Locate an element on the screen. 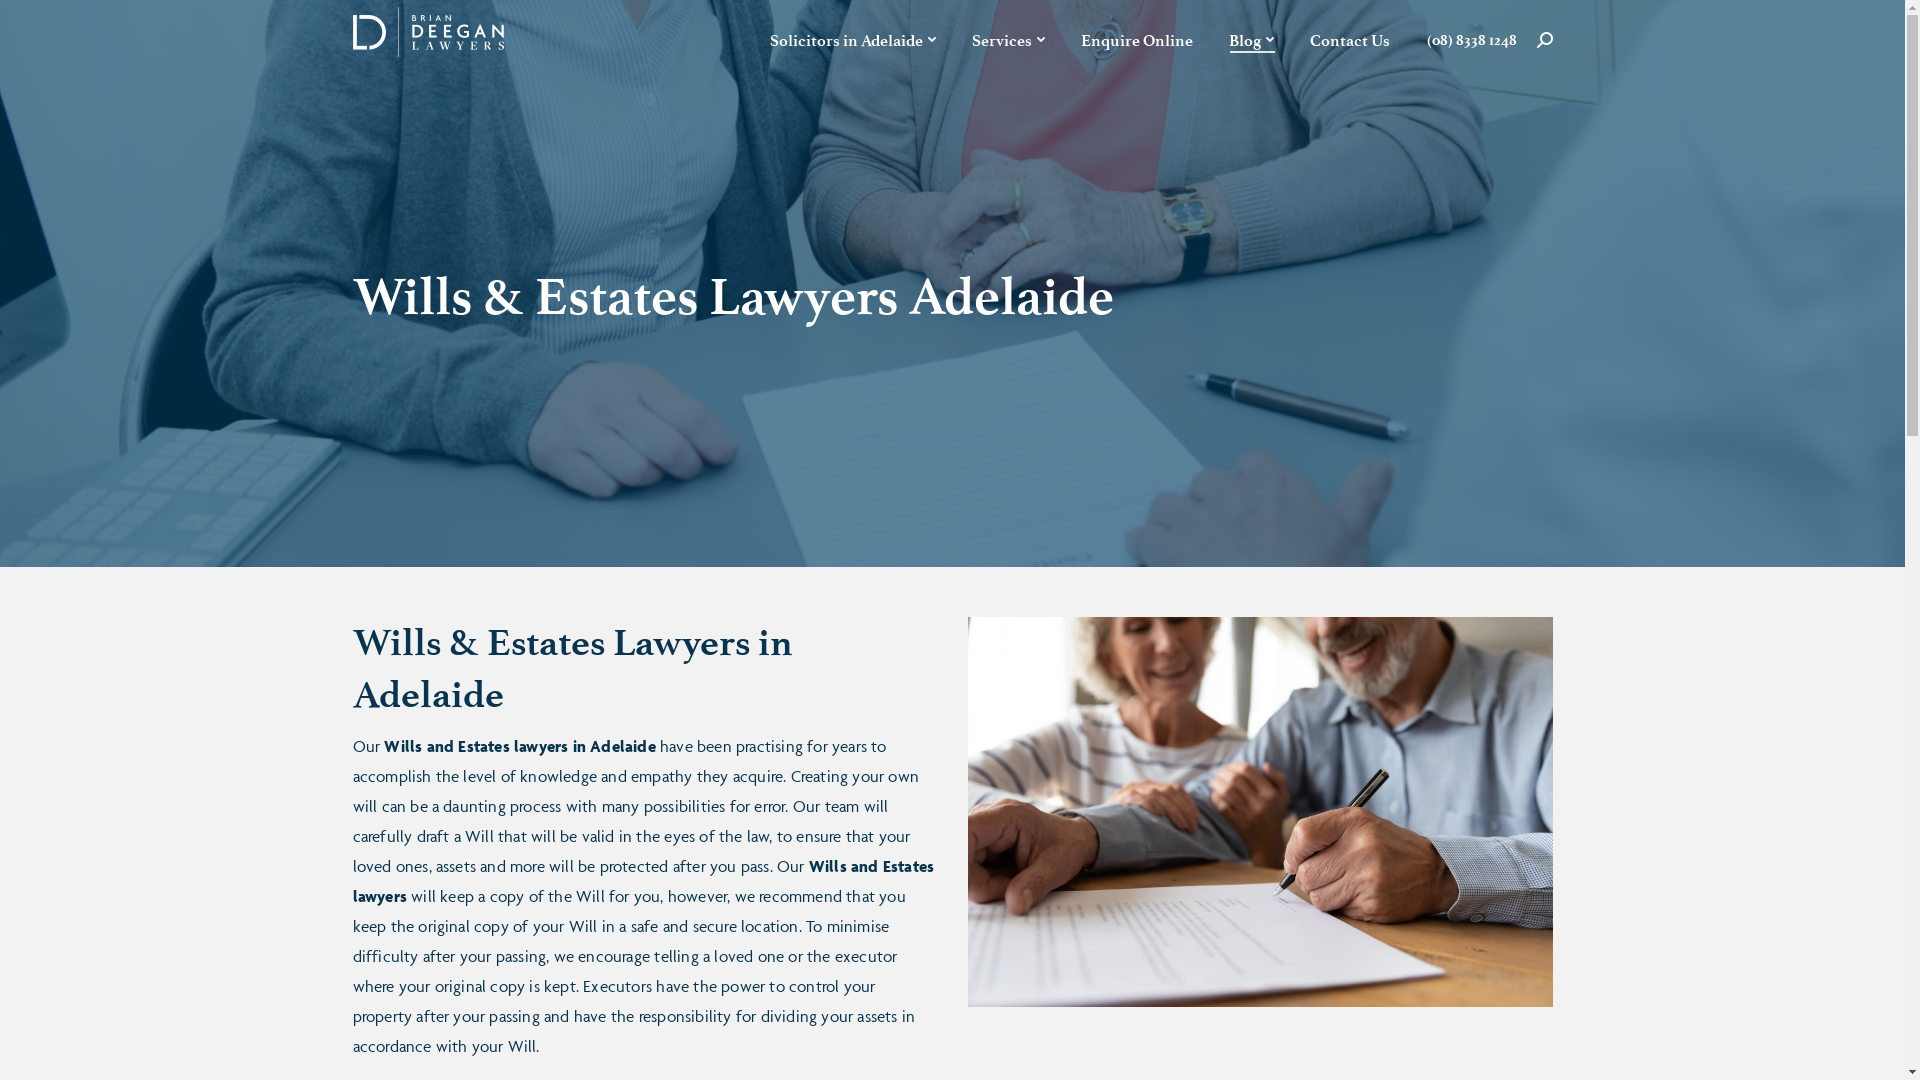 Image resolution: width=1920 pixels, height=1080 pixels. 'Enquire Online' is located at coordinates (1136, 39).